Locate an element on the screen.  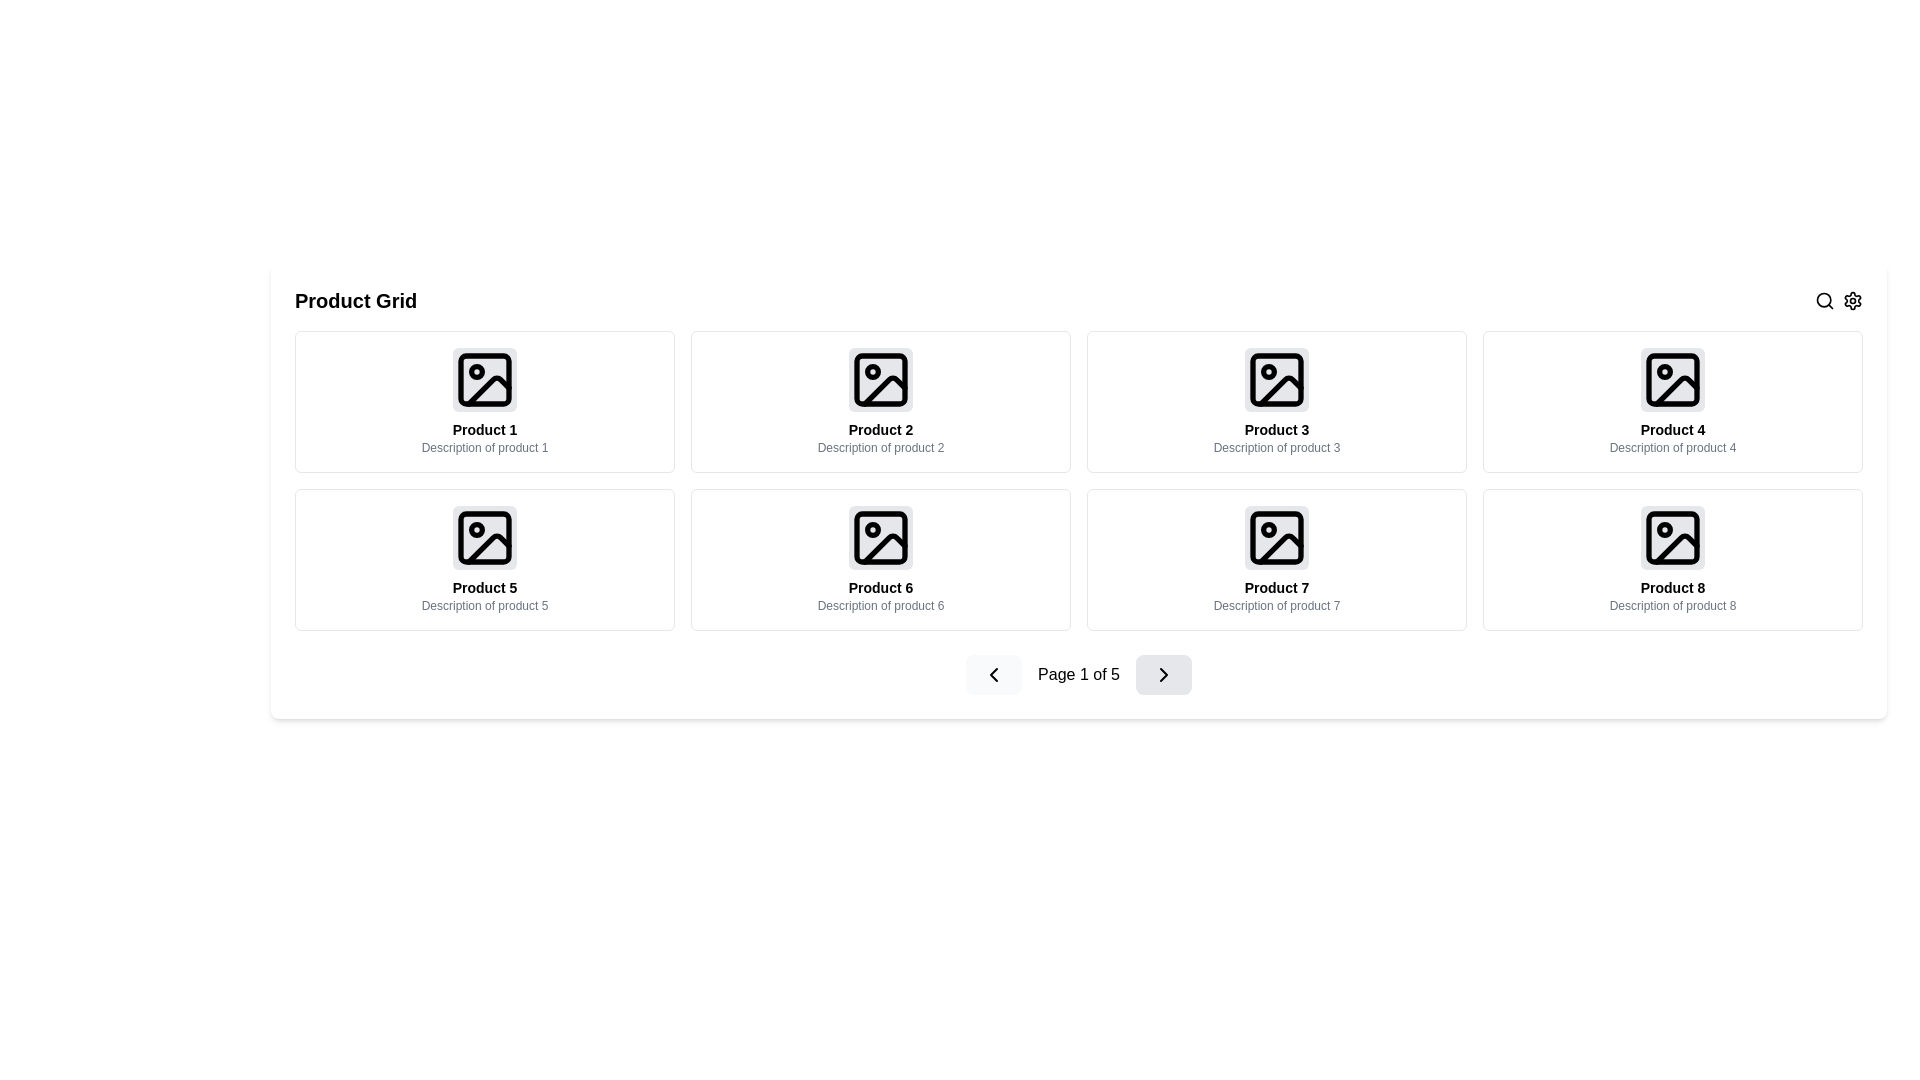
the Text label that displays the current page number and total number of pages, located at the bottom of the 'Product Grid' section, centered between the navigation buttons is located at coordinates (1078, 675).